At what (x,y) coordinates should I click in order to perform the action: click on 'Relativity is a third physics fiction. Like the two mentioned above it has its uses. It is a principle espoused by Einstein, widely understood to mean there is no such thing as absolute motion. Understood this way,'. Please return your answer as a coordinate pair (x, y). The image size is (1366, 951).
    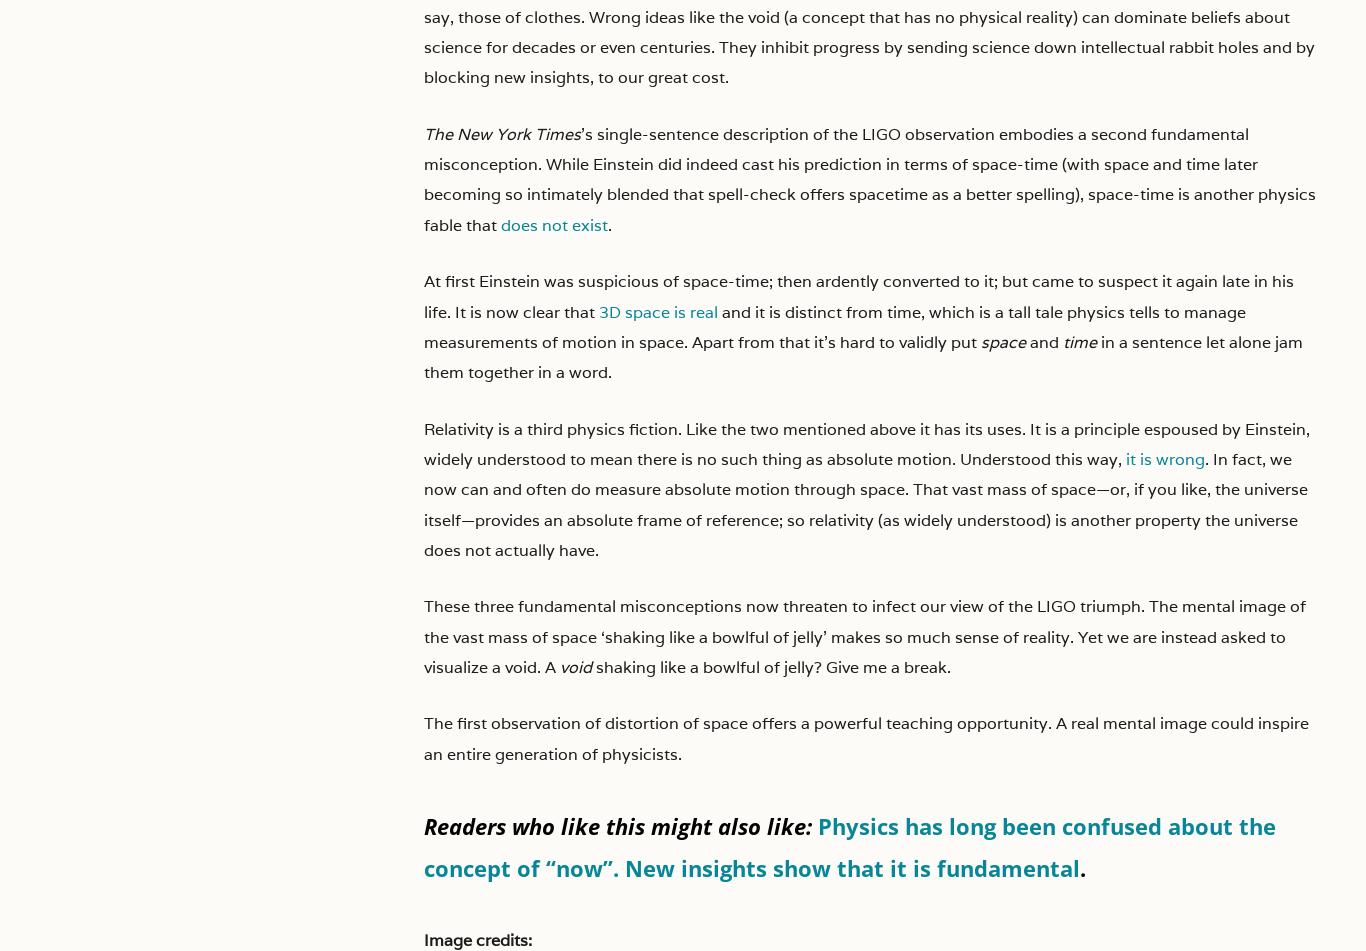
    Looking at the image, I should click on (866, 443).